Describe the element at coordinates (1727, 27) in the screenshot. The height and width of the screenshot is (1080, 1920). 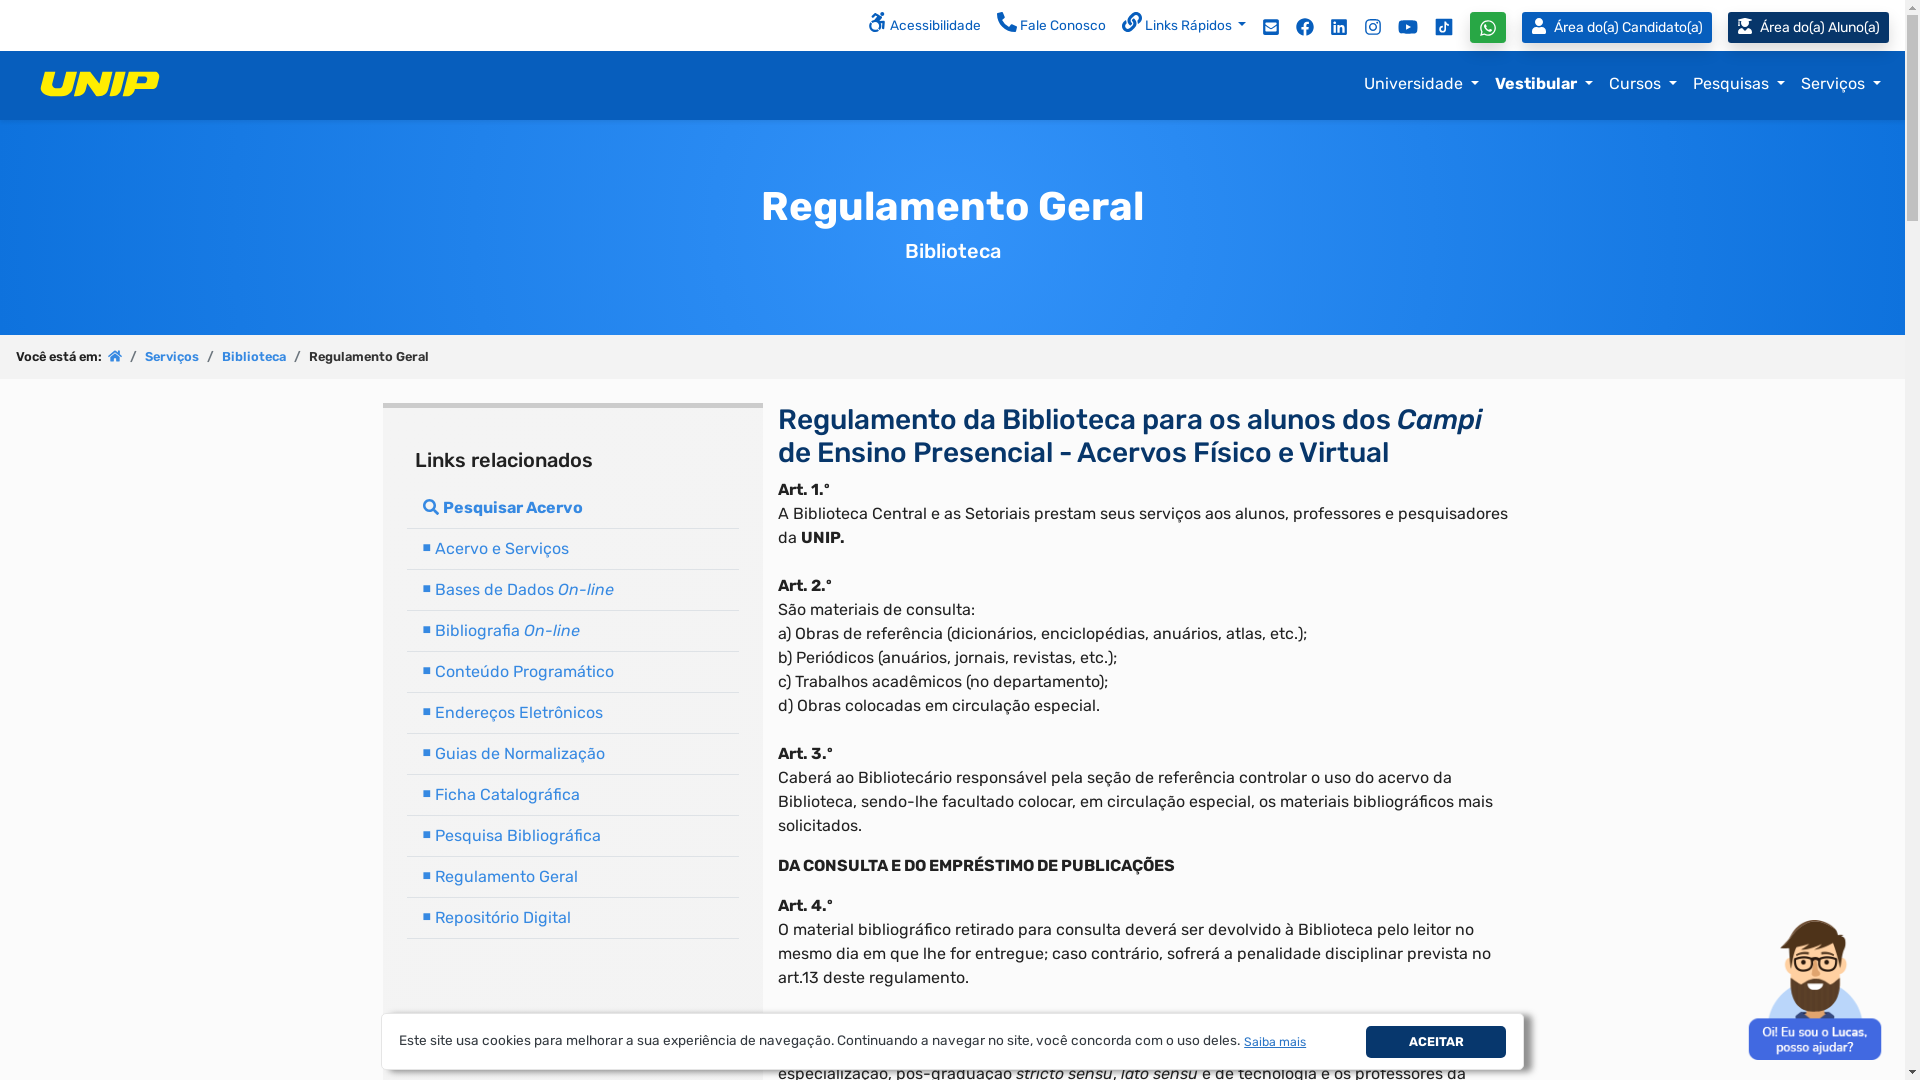
I see `'Aluno(a)'` at that location.